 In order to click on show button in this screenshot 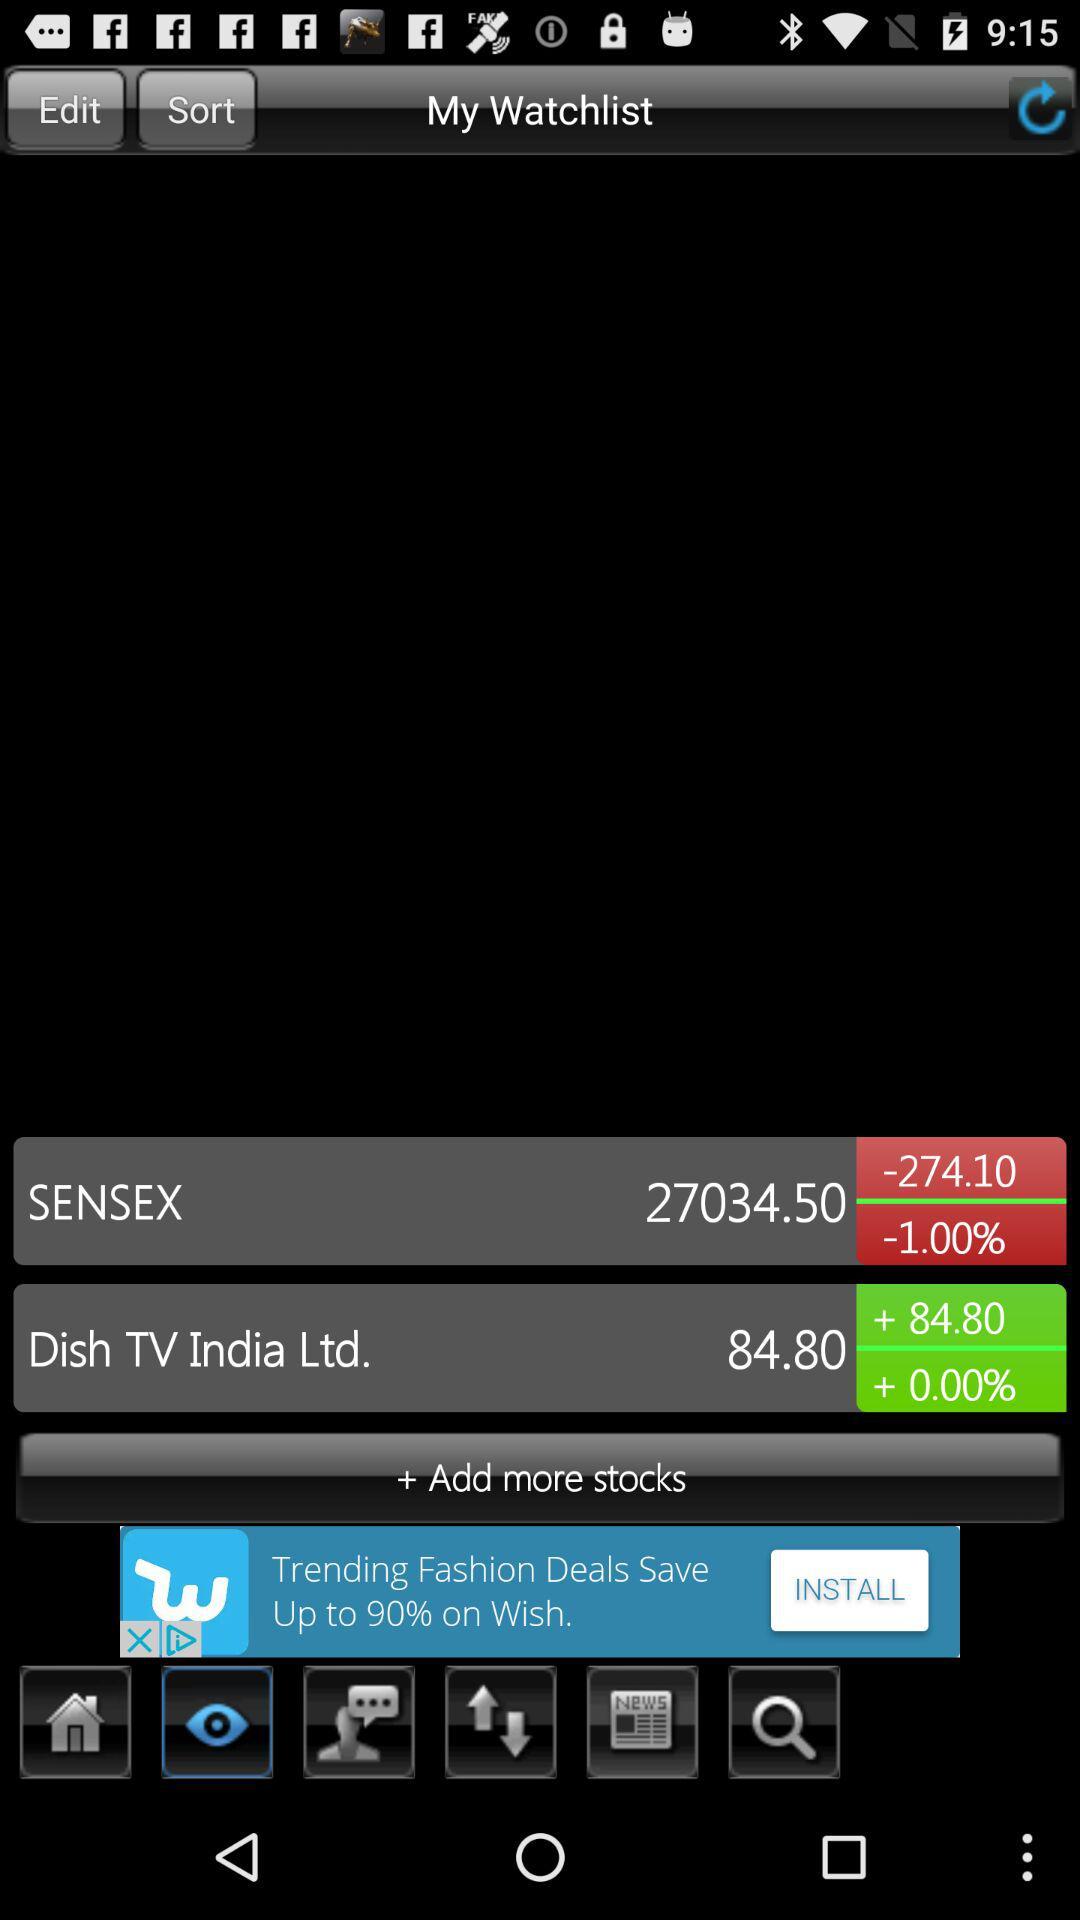, I will do `click(217, 1727)`.